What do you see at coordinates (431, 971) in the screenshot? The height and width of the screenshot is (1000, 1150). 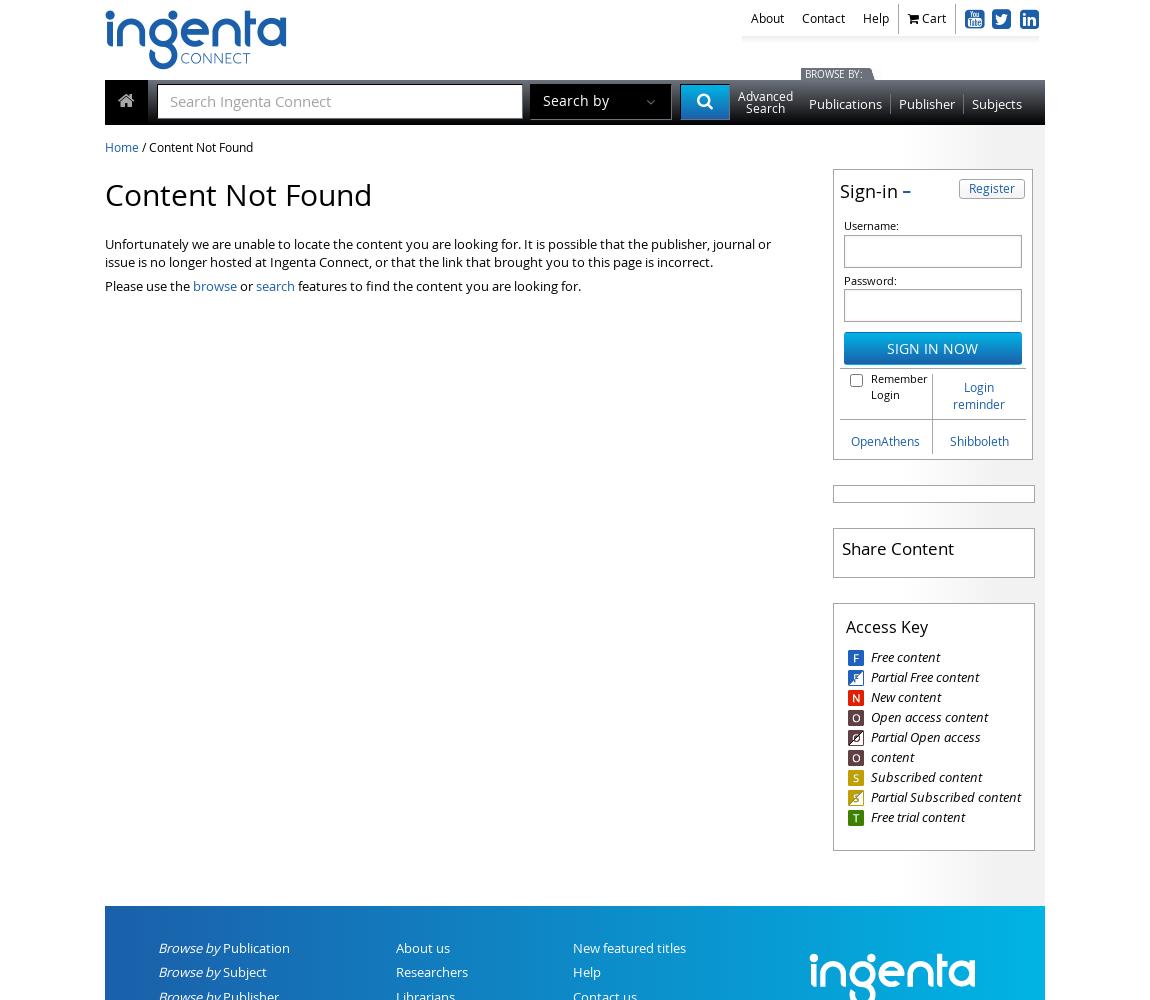 I see `'Researchers'` at bounding box center [431, 971].